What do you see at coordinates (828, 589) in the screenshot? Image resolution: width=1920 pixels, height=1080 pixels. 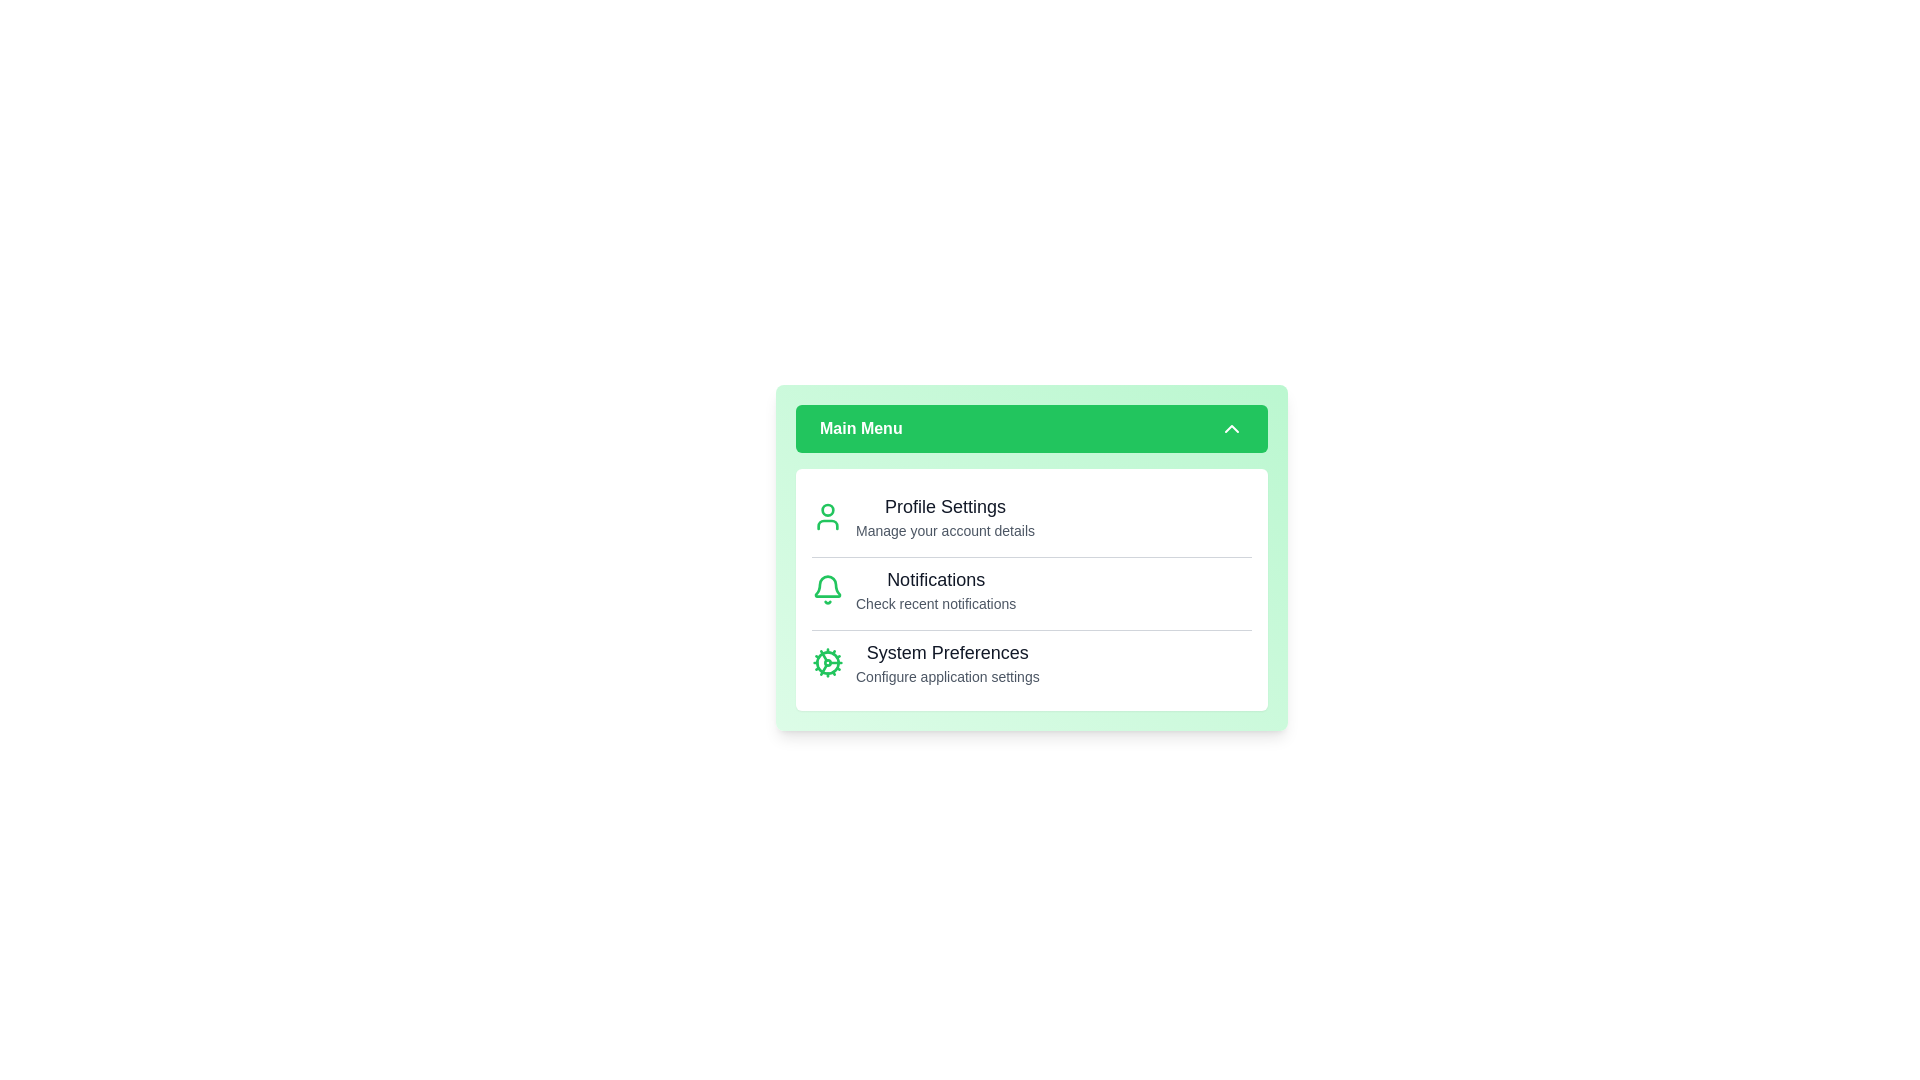 I see `the icon for Notifications to interact with it` at bounding box center [828, 589].